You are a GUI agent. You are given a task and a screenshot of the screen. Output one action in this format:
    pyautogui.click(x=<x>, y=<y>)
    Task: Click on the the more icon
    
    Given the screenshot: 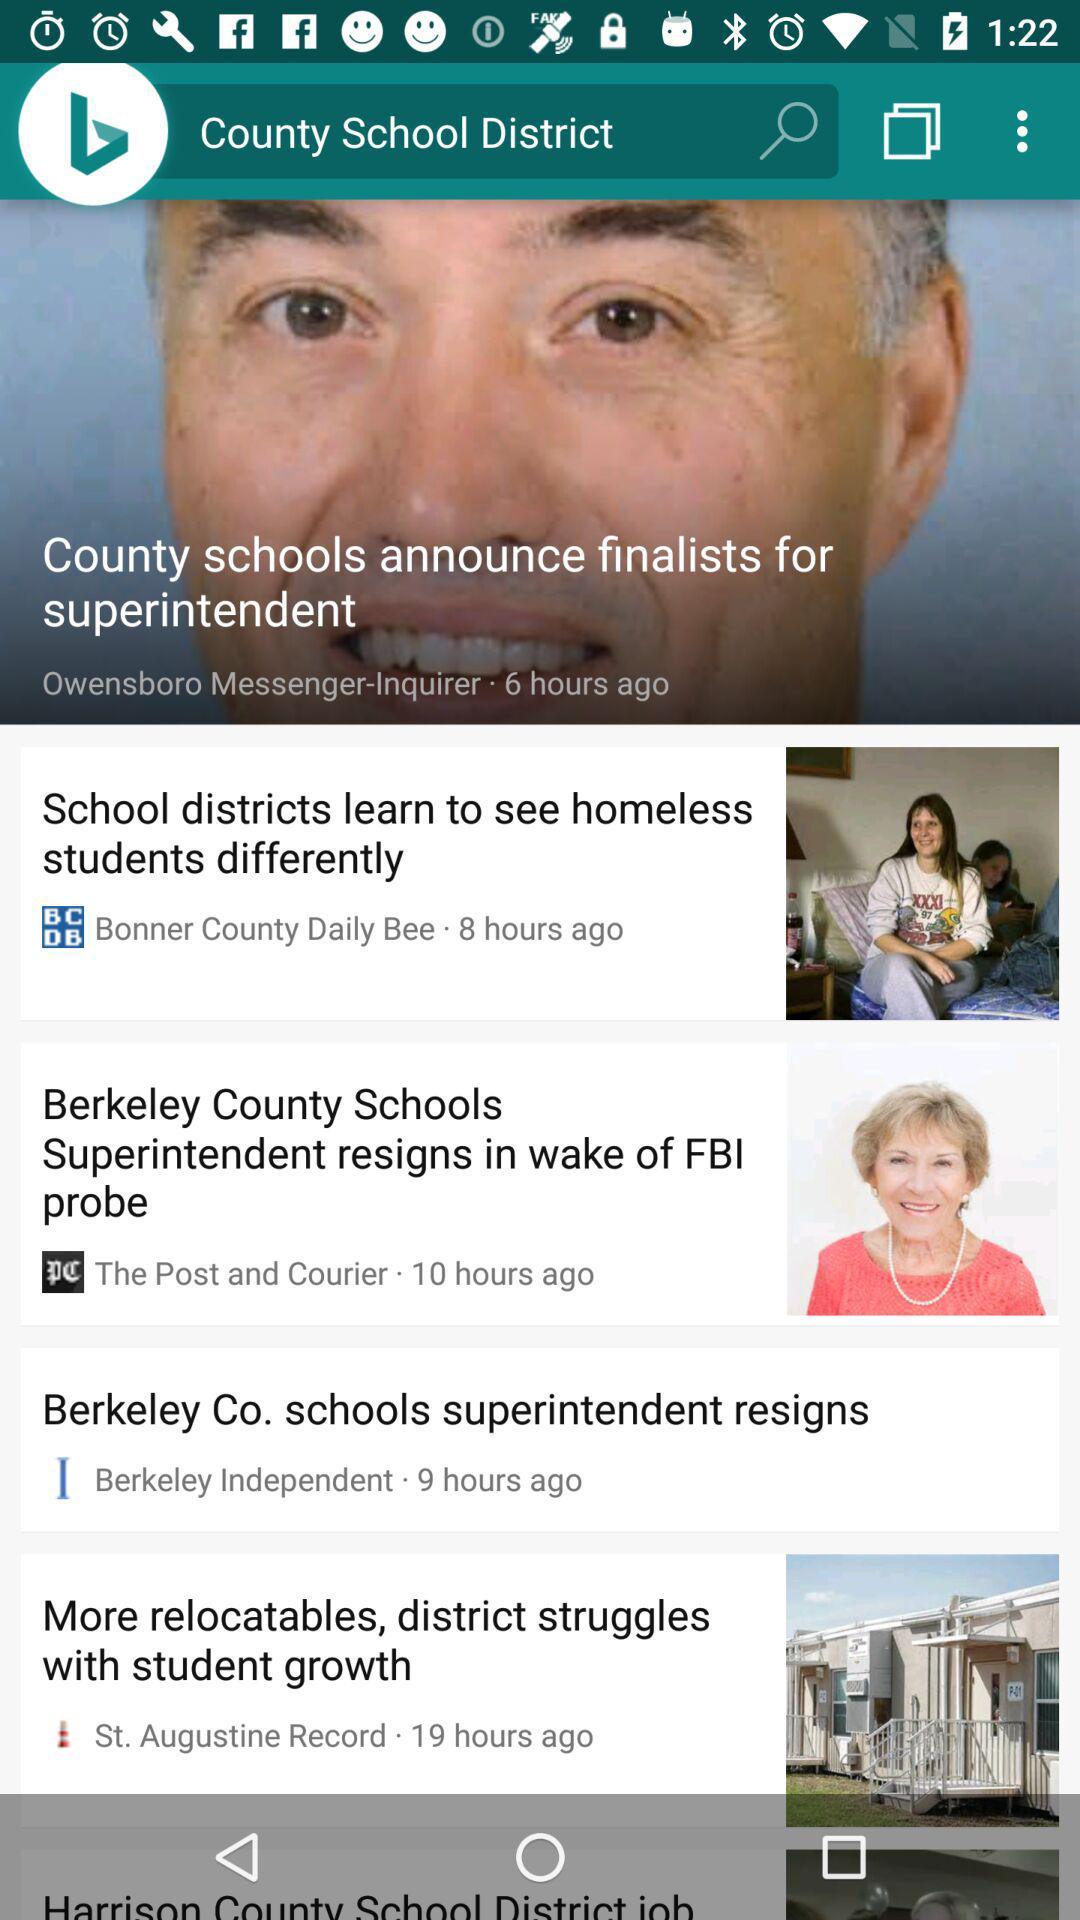 What is the action you would take?
    pyautogui.click(x=1027, y=130)
    